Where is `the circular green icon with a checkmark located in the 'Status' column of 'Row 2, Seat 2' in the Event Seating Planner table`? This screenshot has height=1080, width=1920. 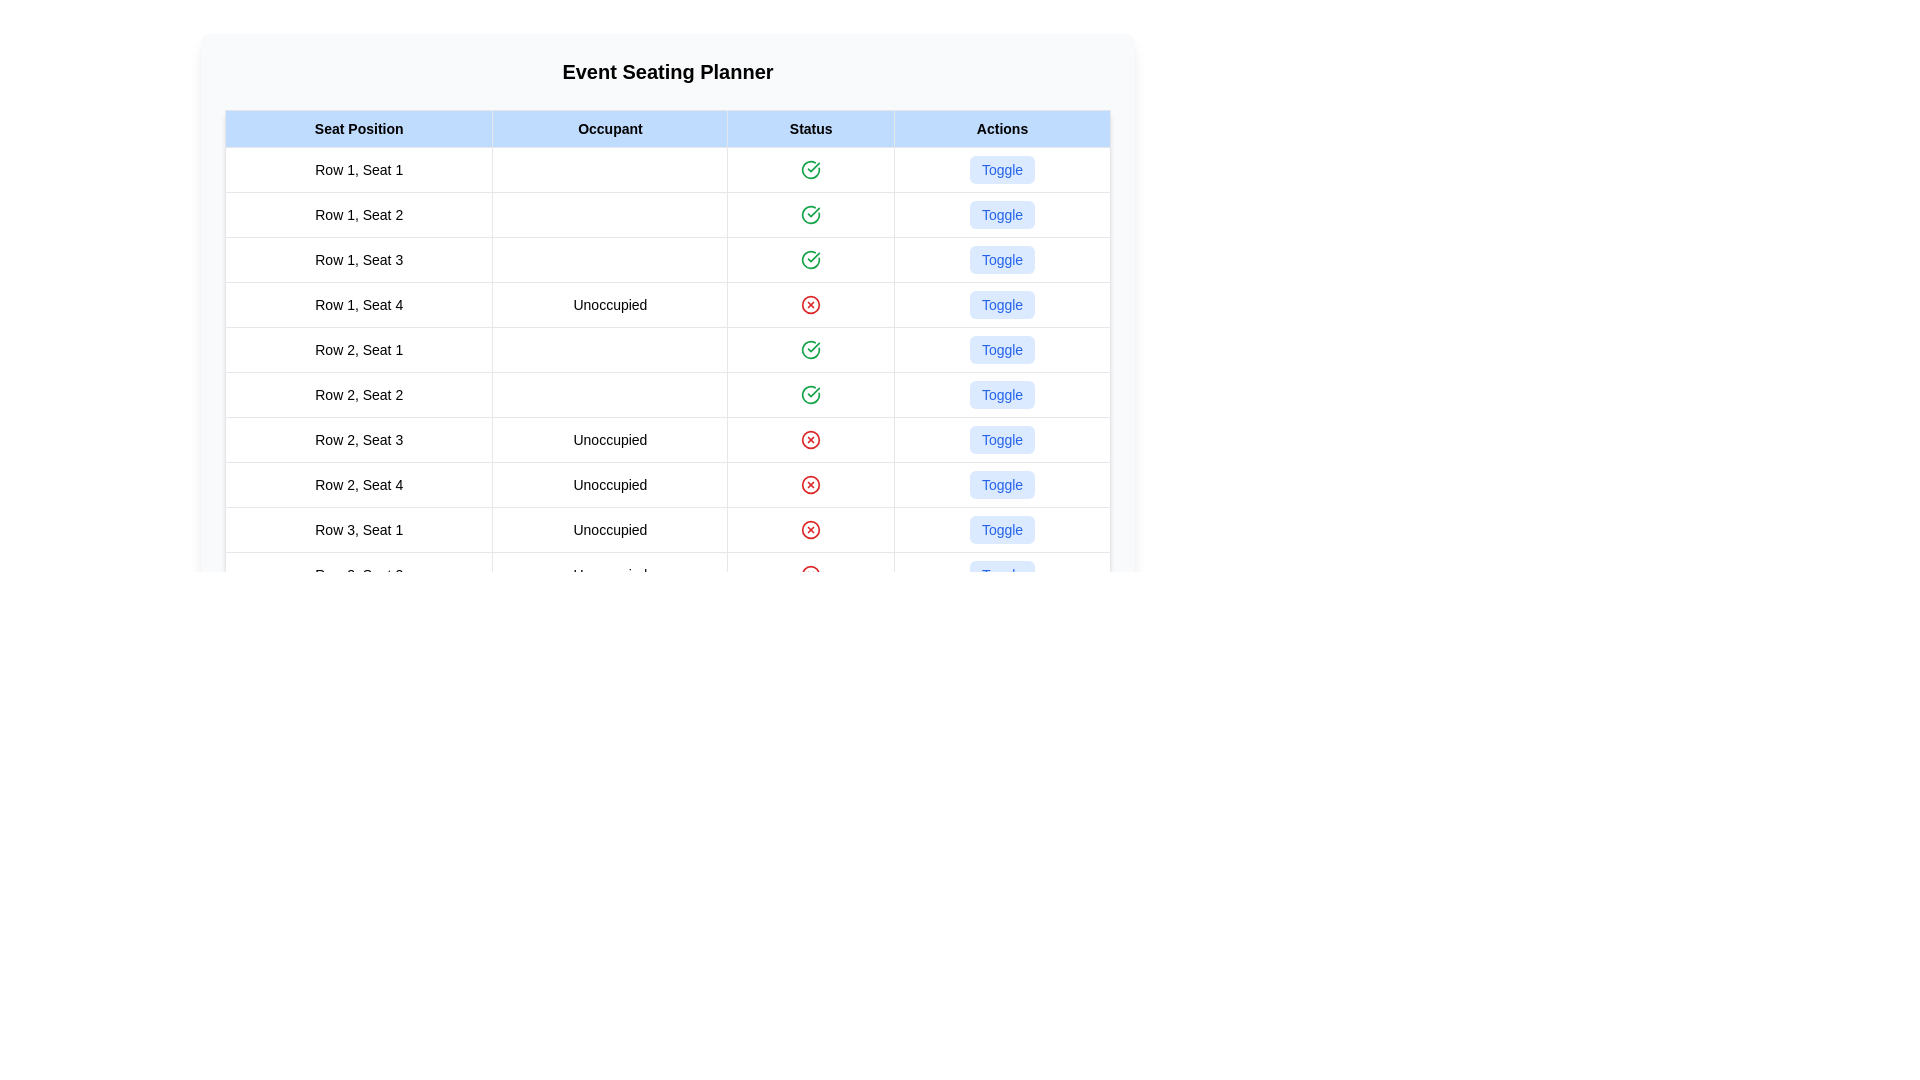
the circular green icon with a checkmark located in the 'Status' column of 'Row 2, Seat 2' in the Event Seating Planner table is located at coordinates (811, 394).